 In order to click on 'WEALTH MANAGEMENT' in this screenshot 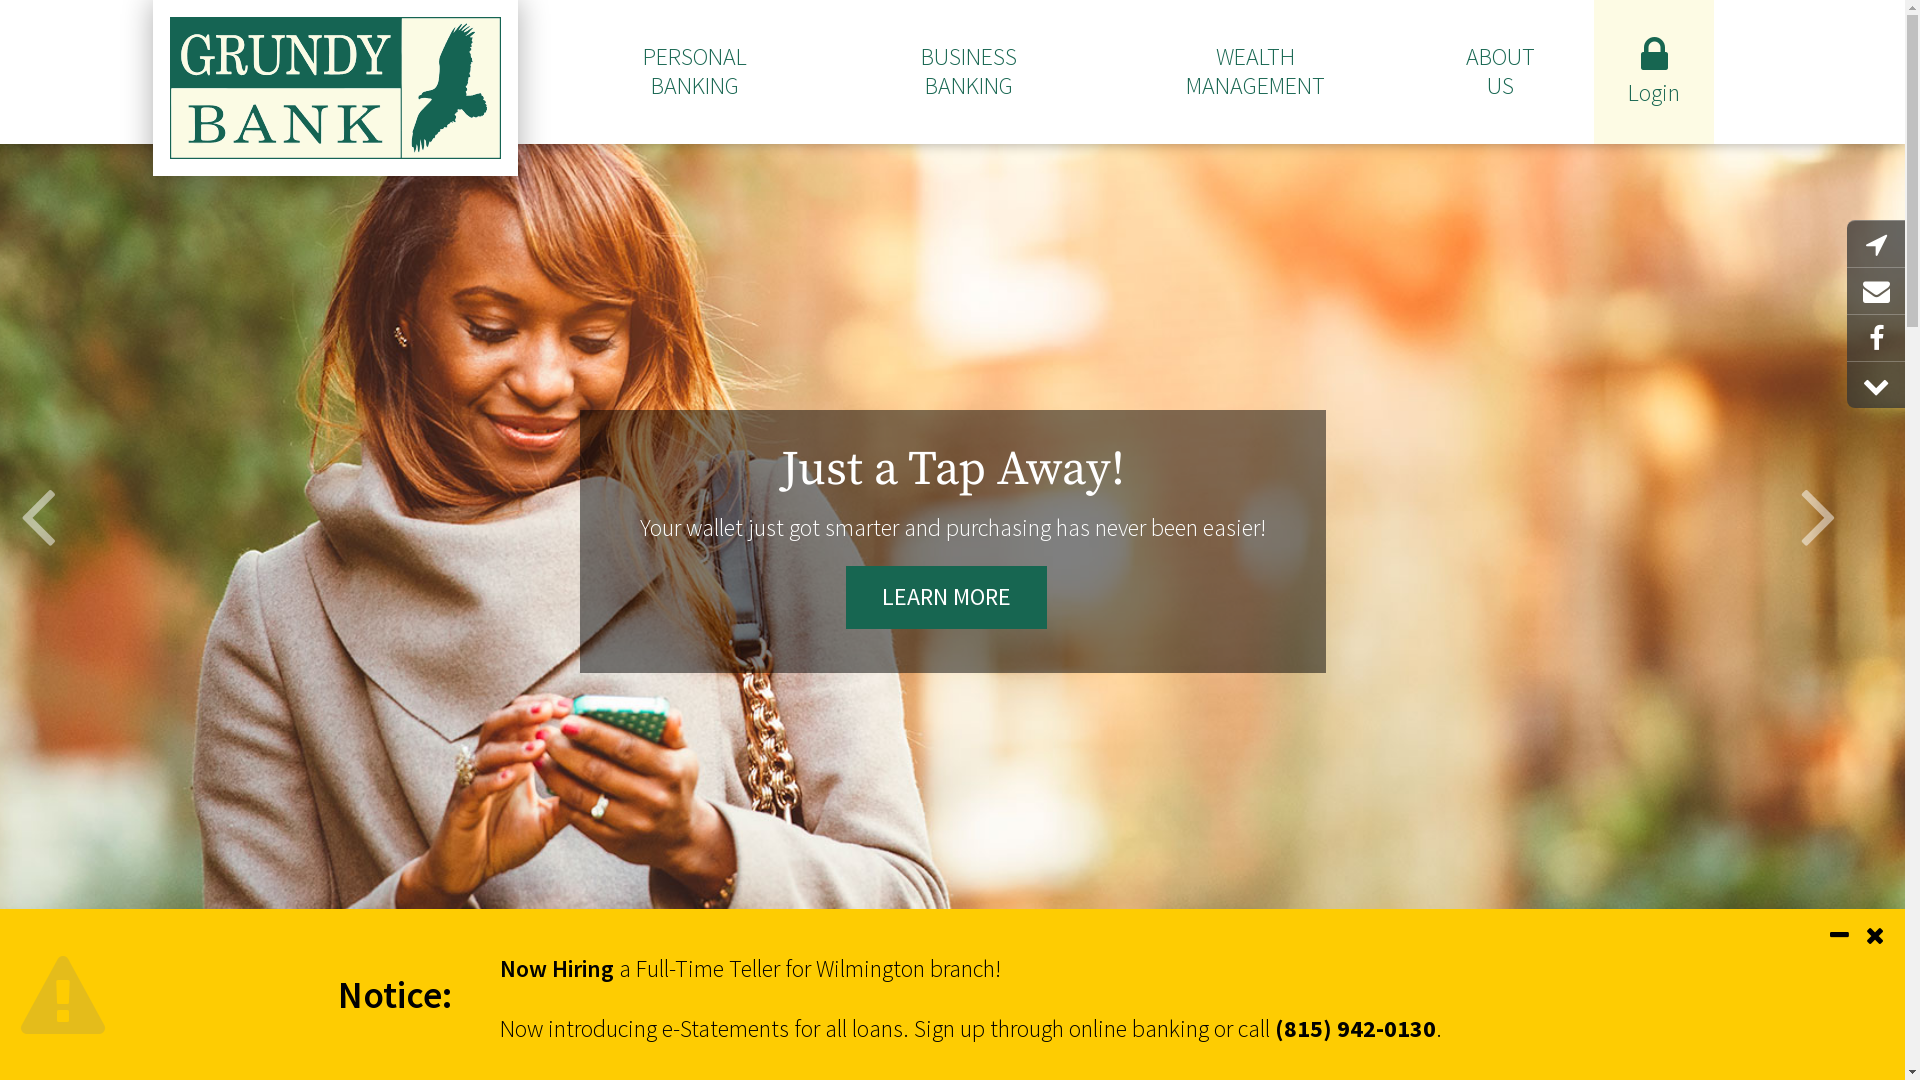, I will do `click(1254, 71)`.